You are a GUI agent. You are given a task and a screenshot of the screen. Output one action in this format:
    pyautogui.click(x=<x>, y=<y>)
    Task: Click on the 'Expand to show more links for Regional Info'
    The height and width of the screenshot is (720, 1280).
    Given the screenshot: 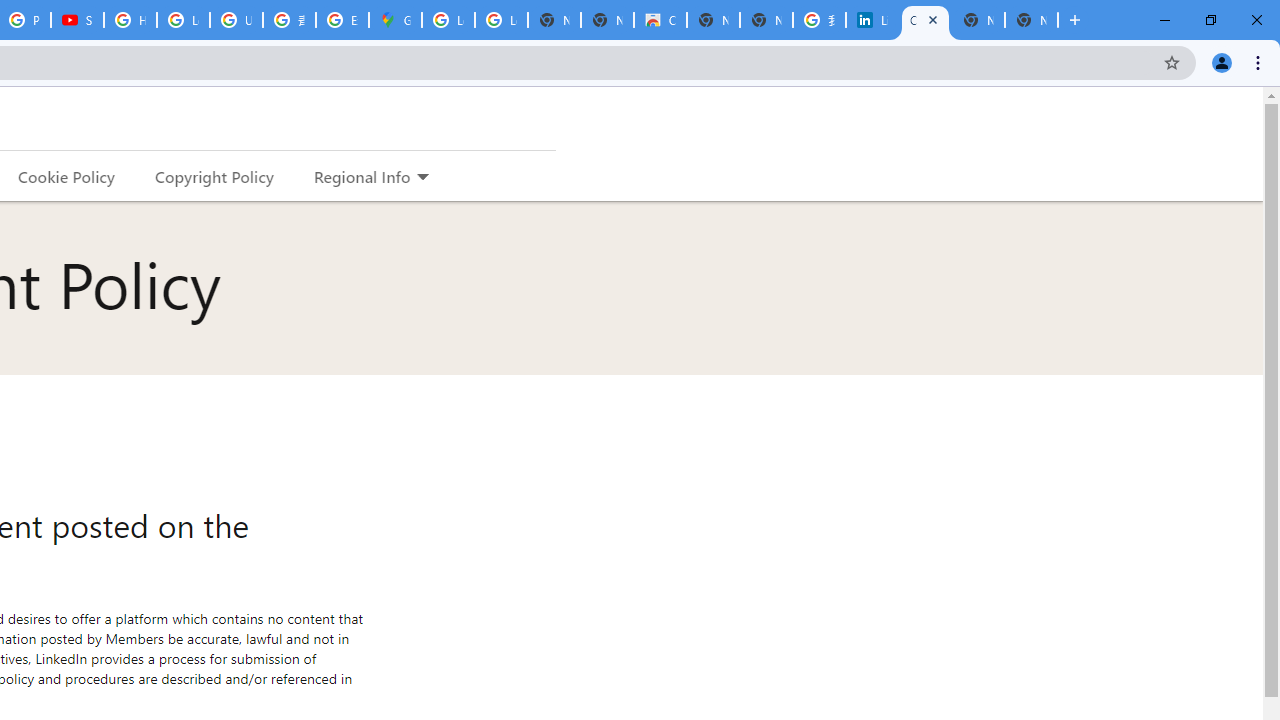 What is the action you would take?
    pyautogui.click(x=421, y=177)
    